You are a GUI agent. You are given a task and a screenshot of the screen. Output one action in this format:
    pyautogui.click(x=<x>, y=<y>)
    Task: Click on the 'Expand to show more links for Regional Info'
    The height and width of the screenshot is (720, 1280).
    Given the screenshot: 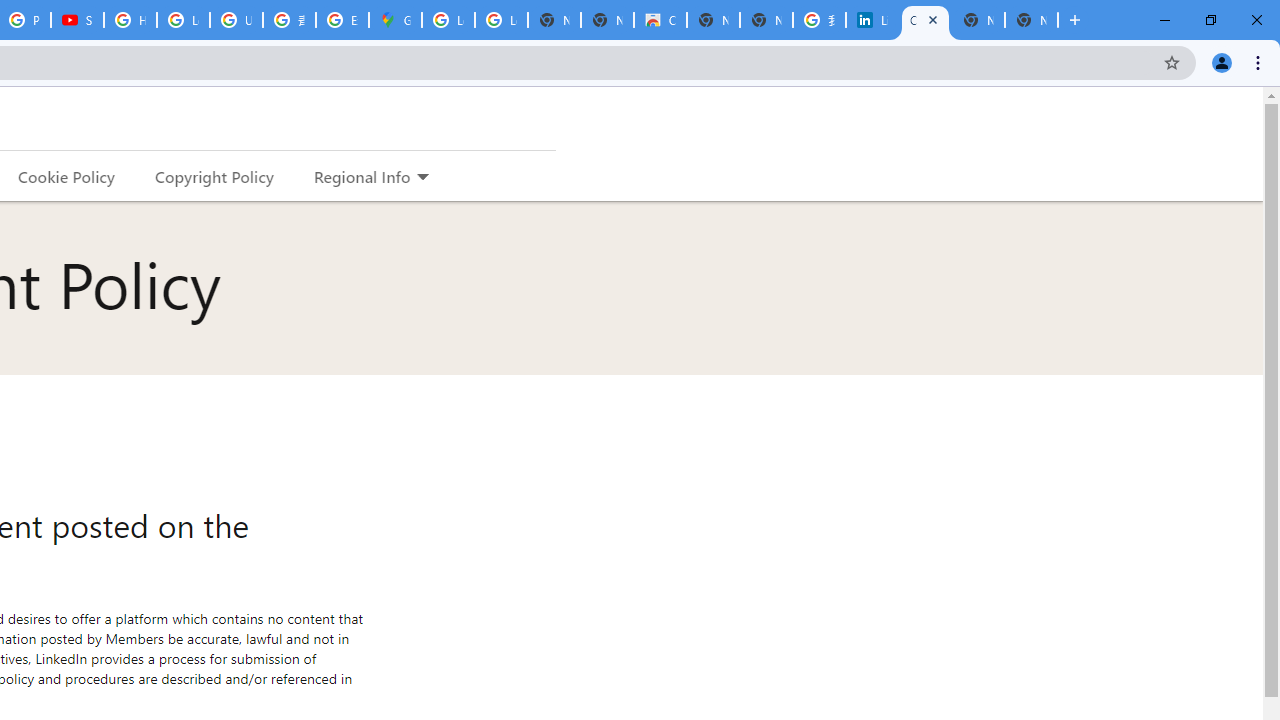 What is the action you would take?
    pyautogui.click(x=421, y=177)
    